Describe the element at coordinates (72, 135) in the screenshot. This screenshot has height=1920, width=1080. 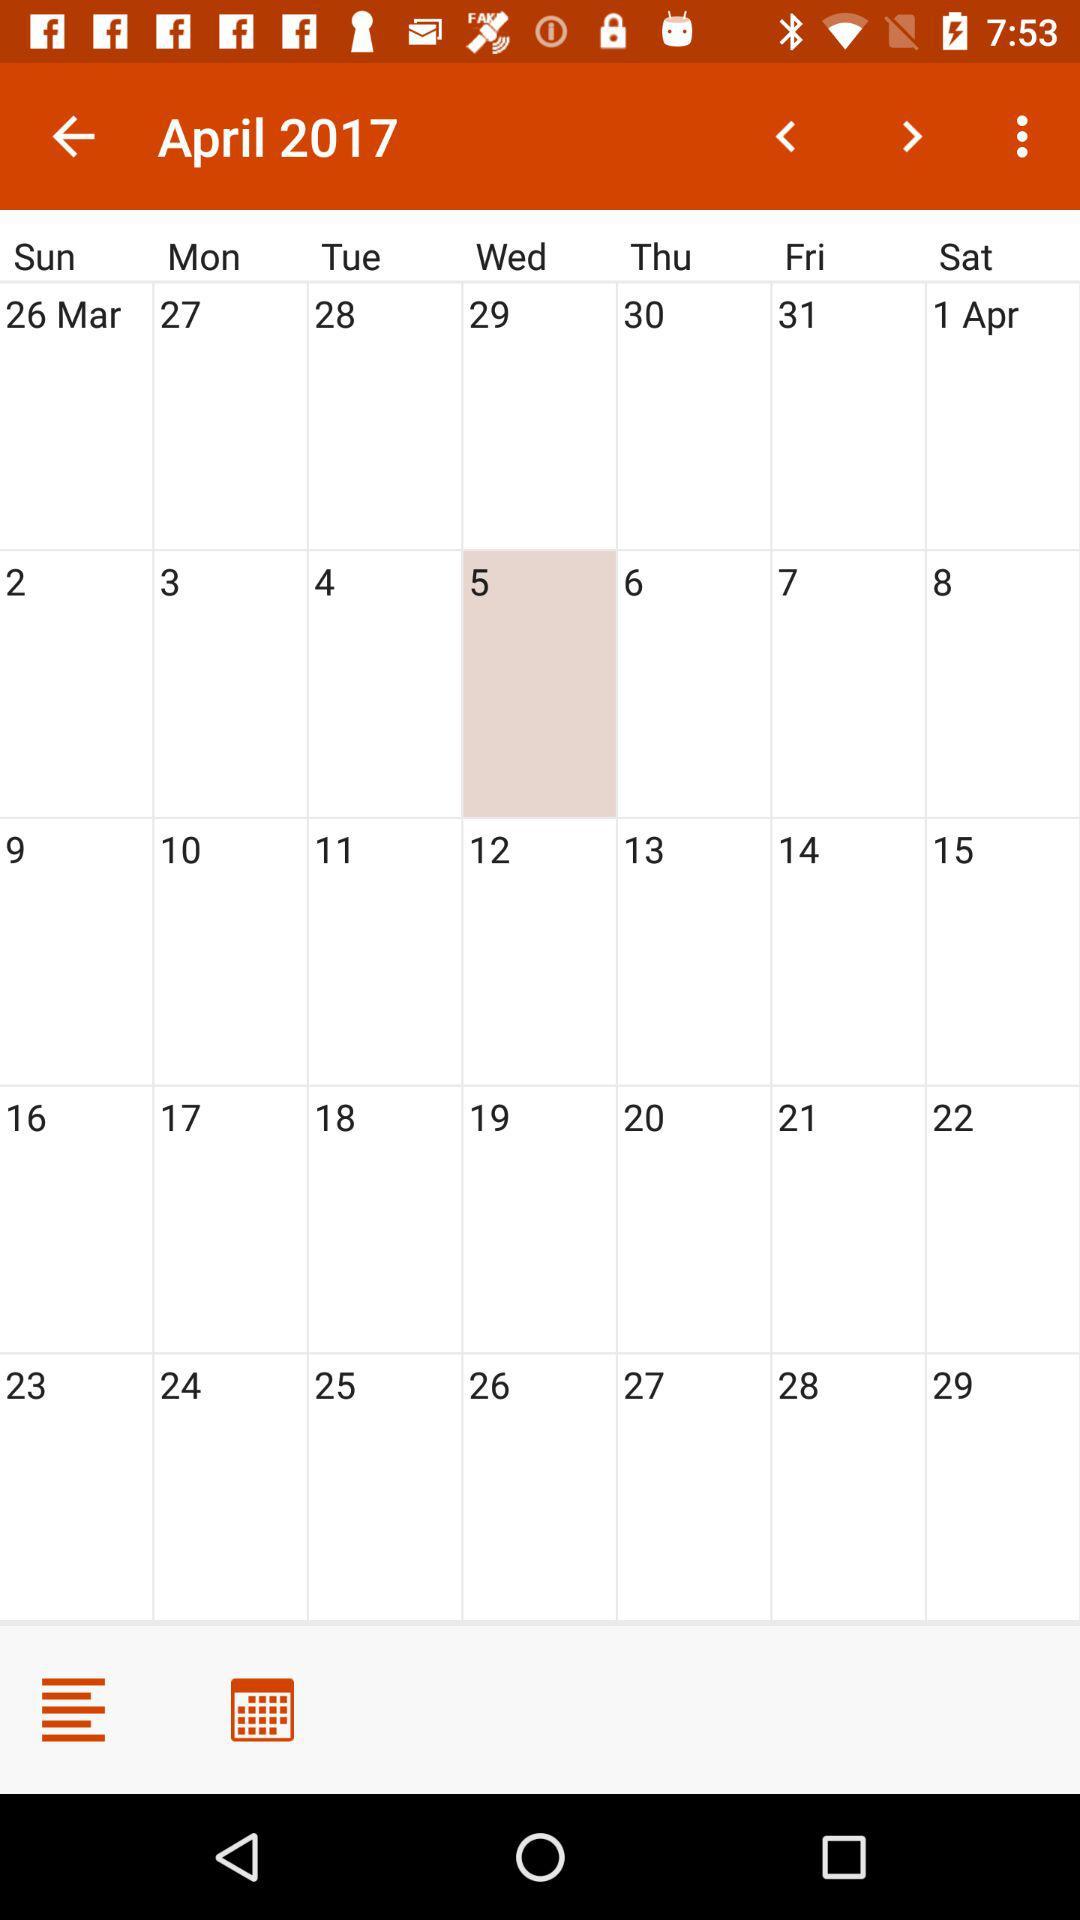
I see `item to the left of april 2017` at that location.